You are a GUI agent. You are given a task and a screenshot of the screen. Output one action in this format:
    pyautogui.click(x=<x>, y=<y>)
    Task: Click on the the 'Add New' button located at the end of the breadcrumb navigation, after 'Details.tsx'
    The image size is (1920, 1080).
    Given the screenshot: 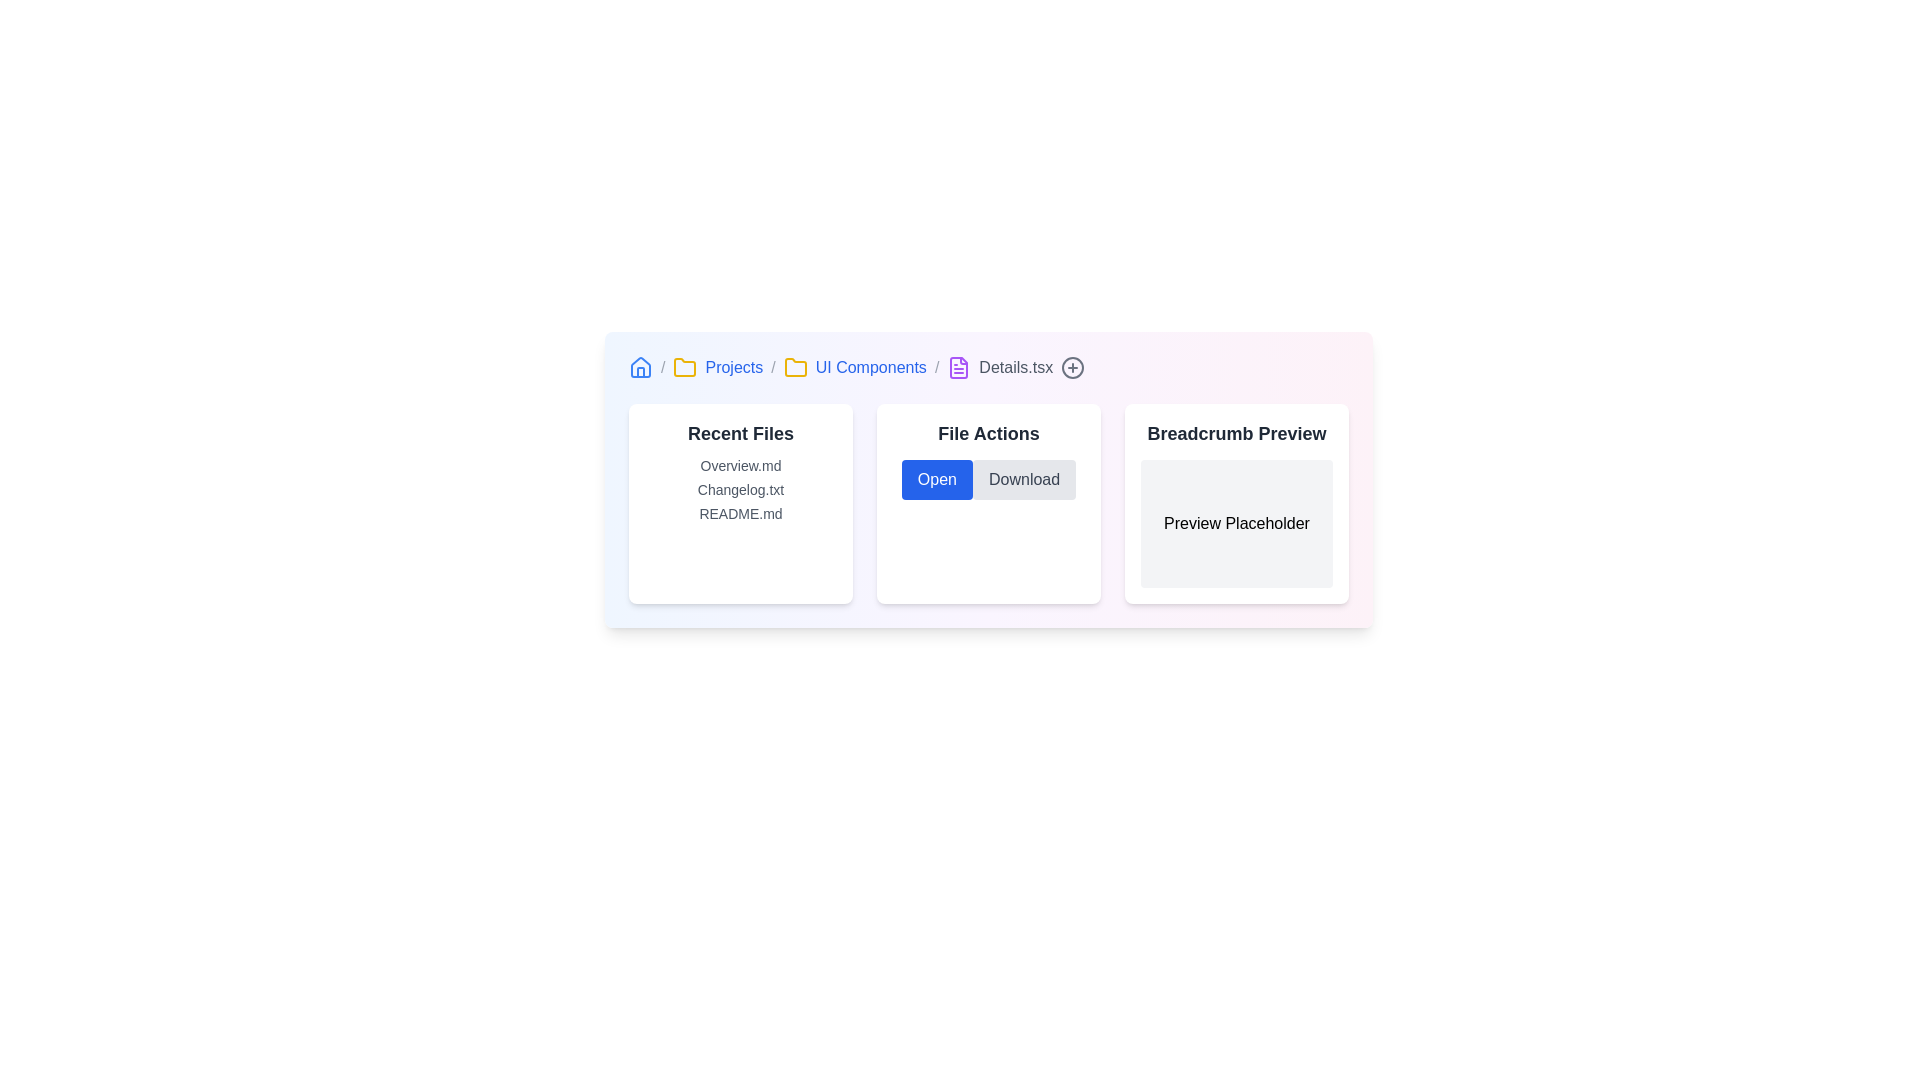 What is the action you would take?
    pyautogui.click(x=1072, y=367)
    